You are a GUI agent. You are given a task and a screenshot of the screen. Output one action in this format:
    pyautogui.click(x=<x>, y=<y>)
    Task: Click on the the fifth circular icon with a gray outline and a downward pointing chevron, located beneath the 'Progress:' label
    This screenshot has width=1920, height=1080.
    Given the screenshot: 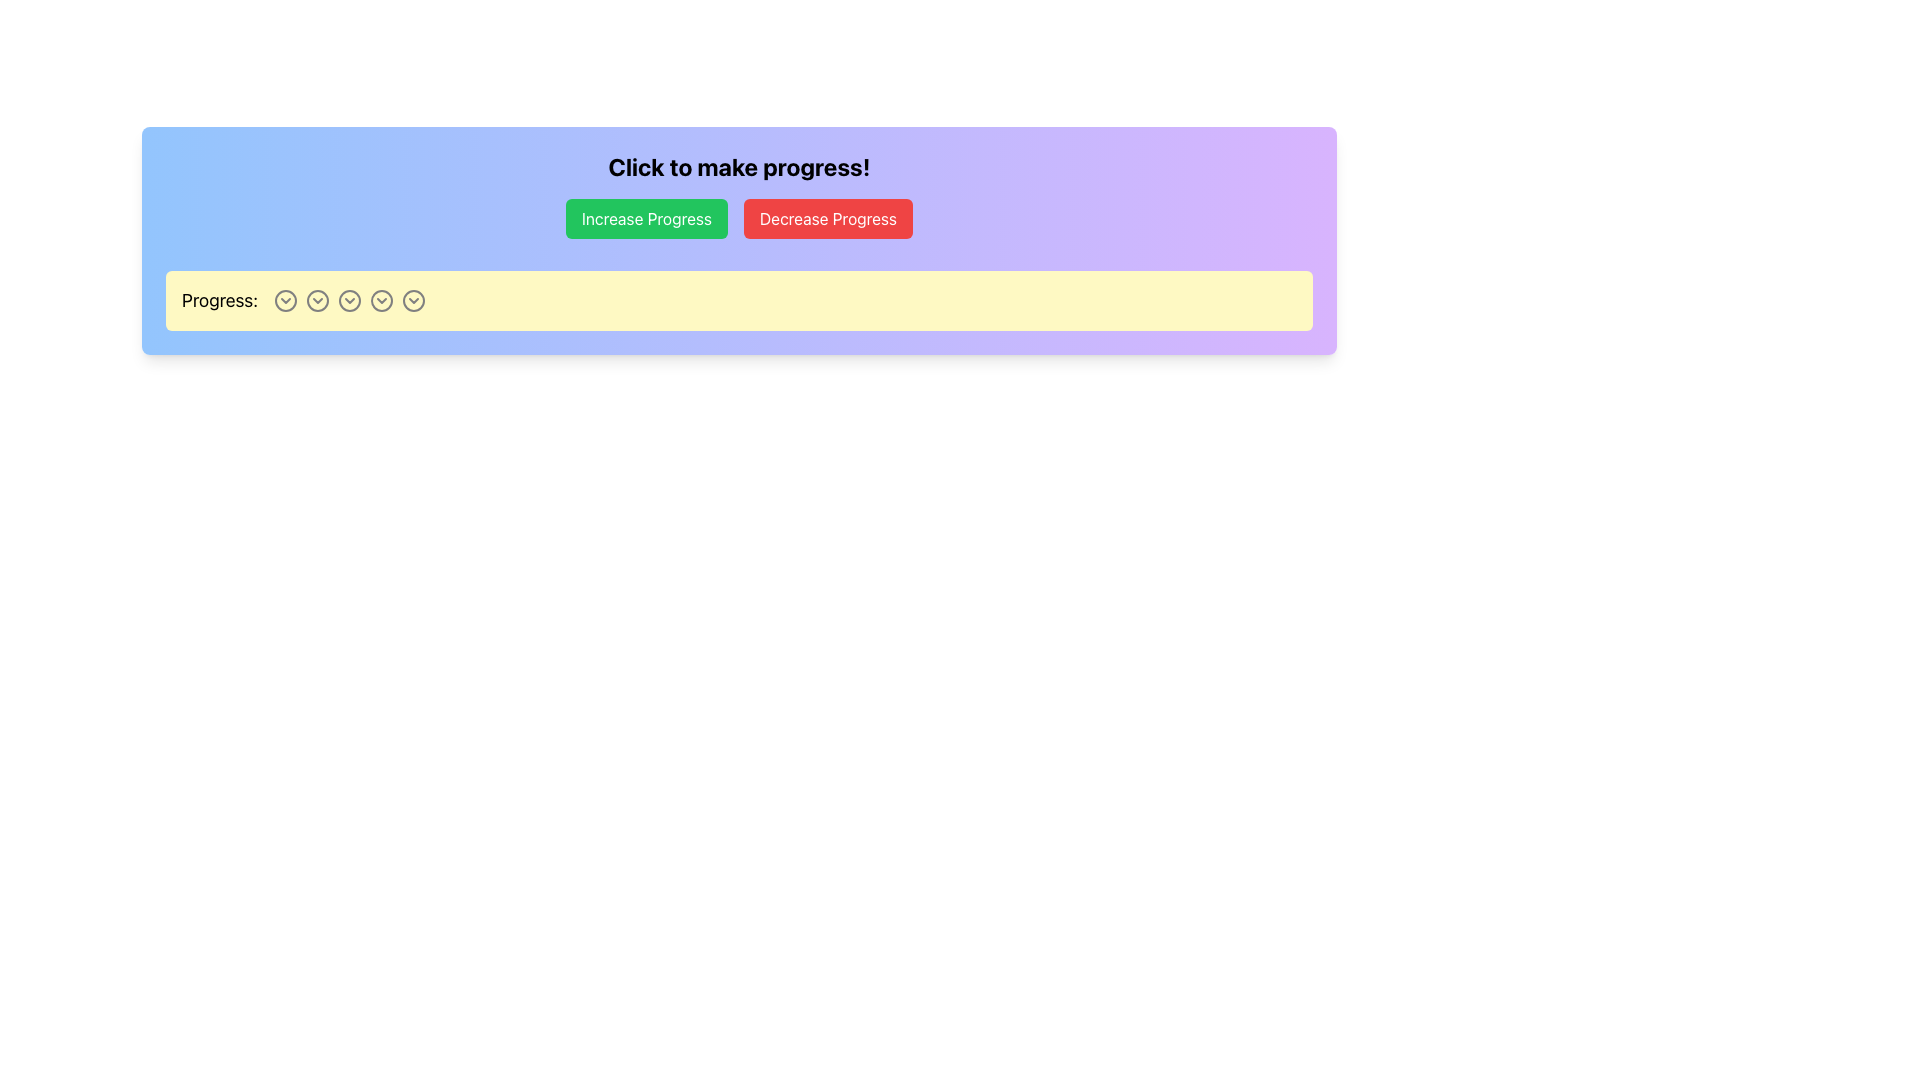 What is the action you would take?
    pyautogui.click(x=382, y=300)
    